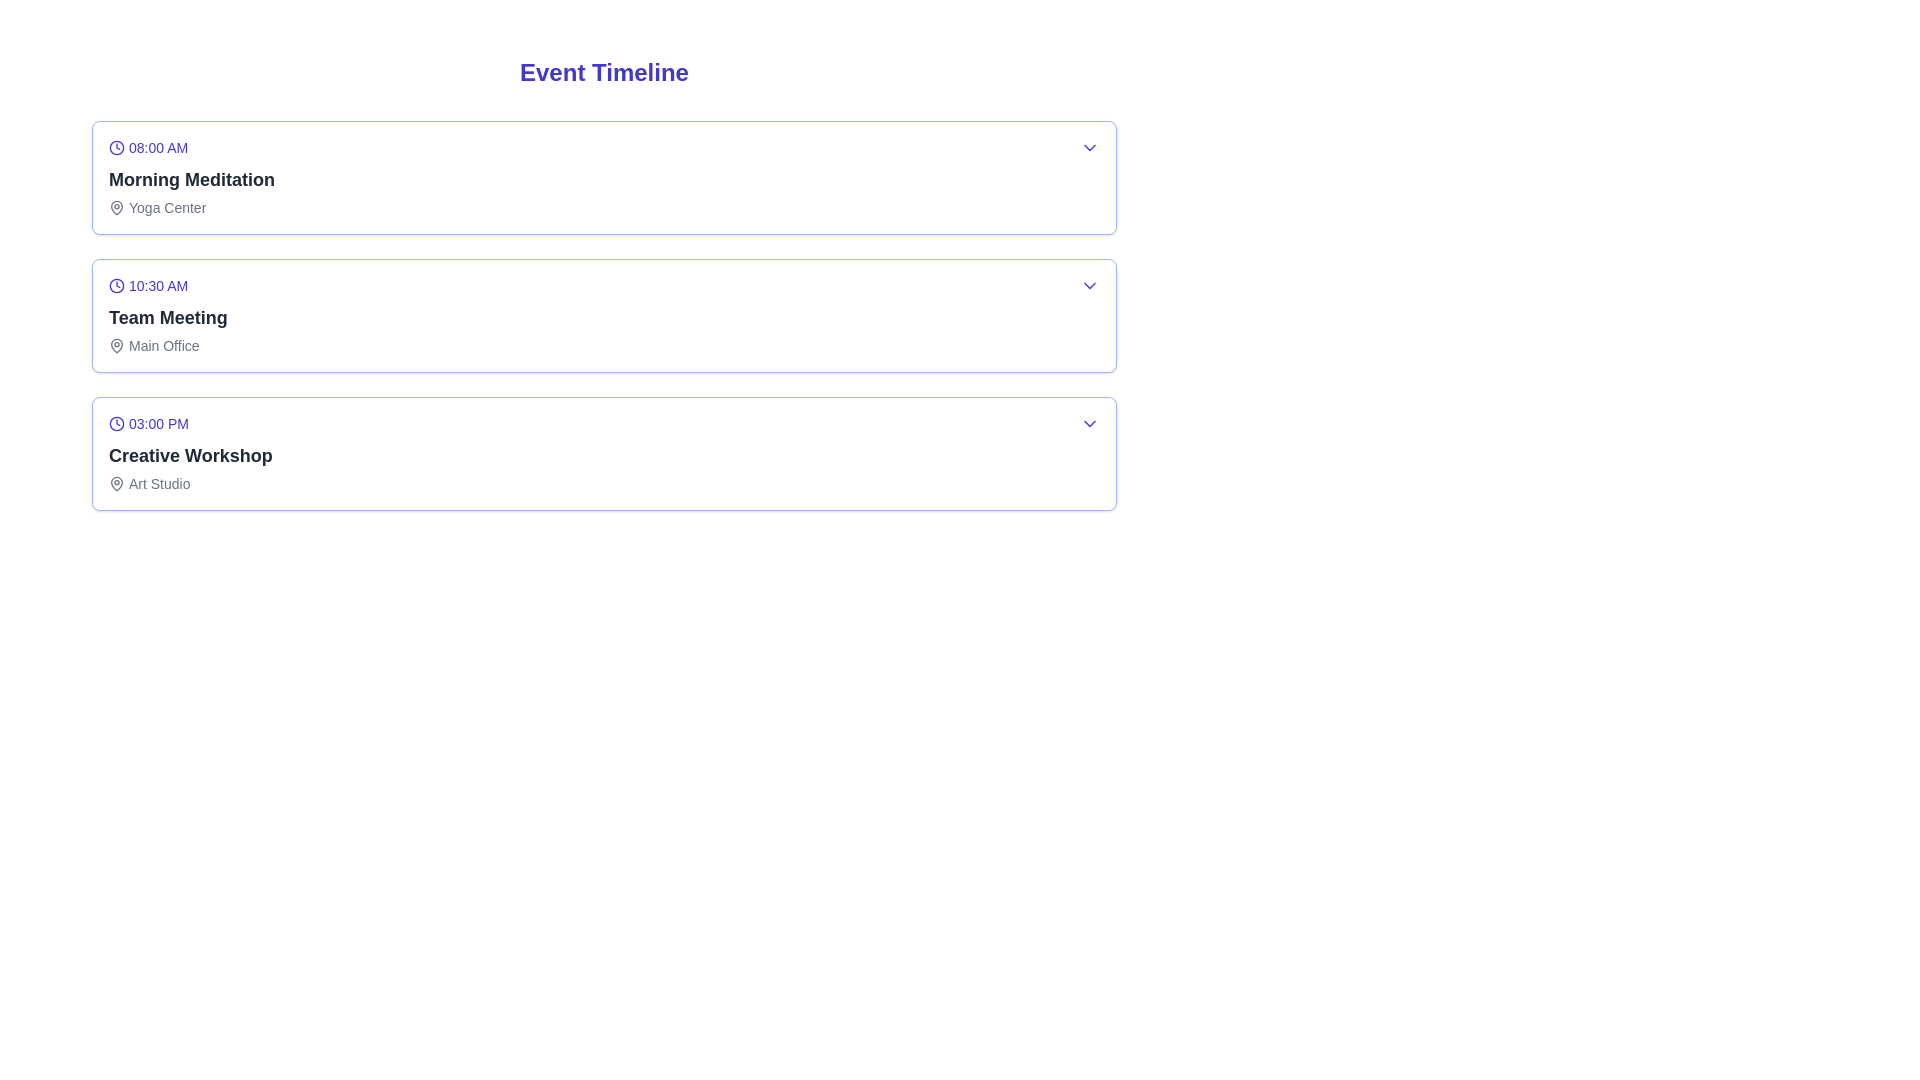  I want to click on the pin-shaped geographical location icon located next to the 'Art Studio' text at the bottom row of the timeline interface, so click(115, 482).